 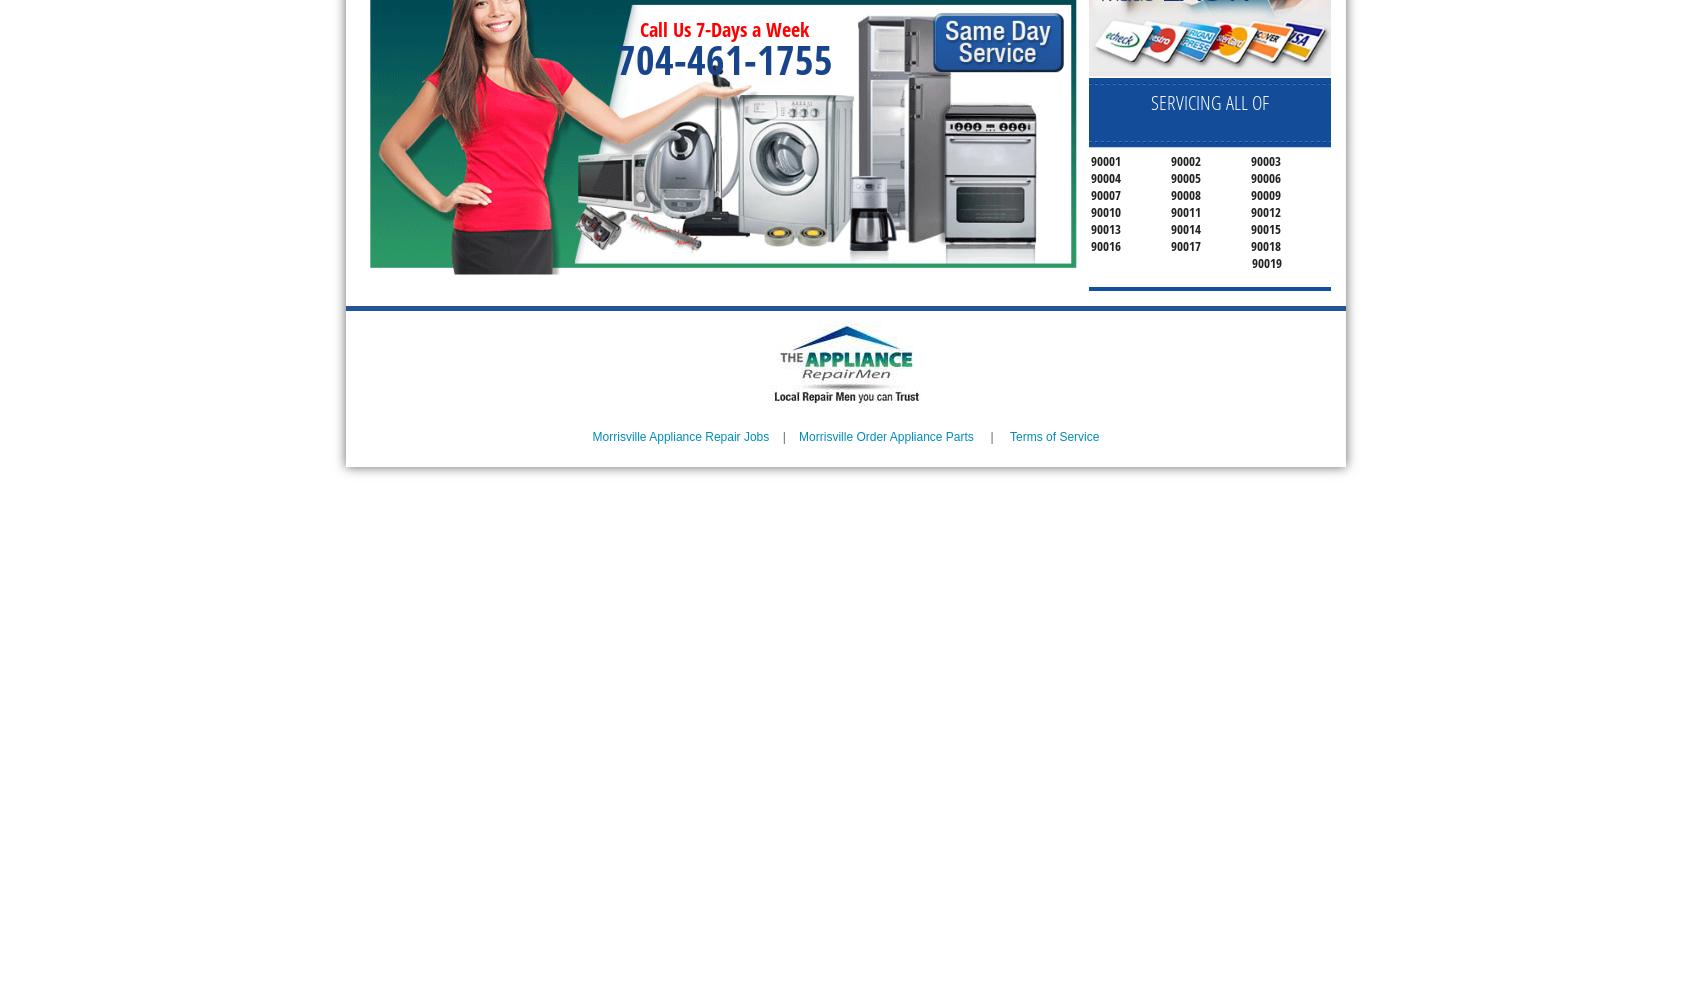 What do you see at coordinates (1105, 244) in the screenshot?
I see `'90016'` at bounding box center [1105, 244].